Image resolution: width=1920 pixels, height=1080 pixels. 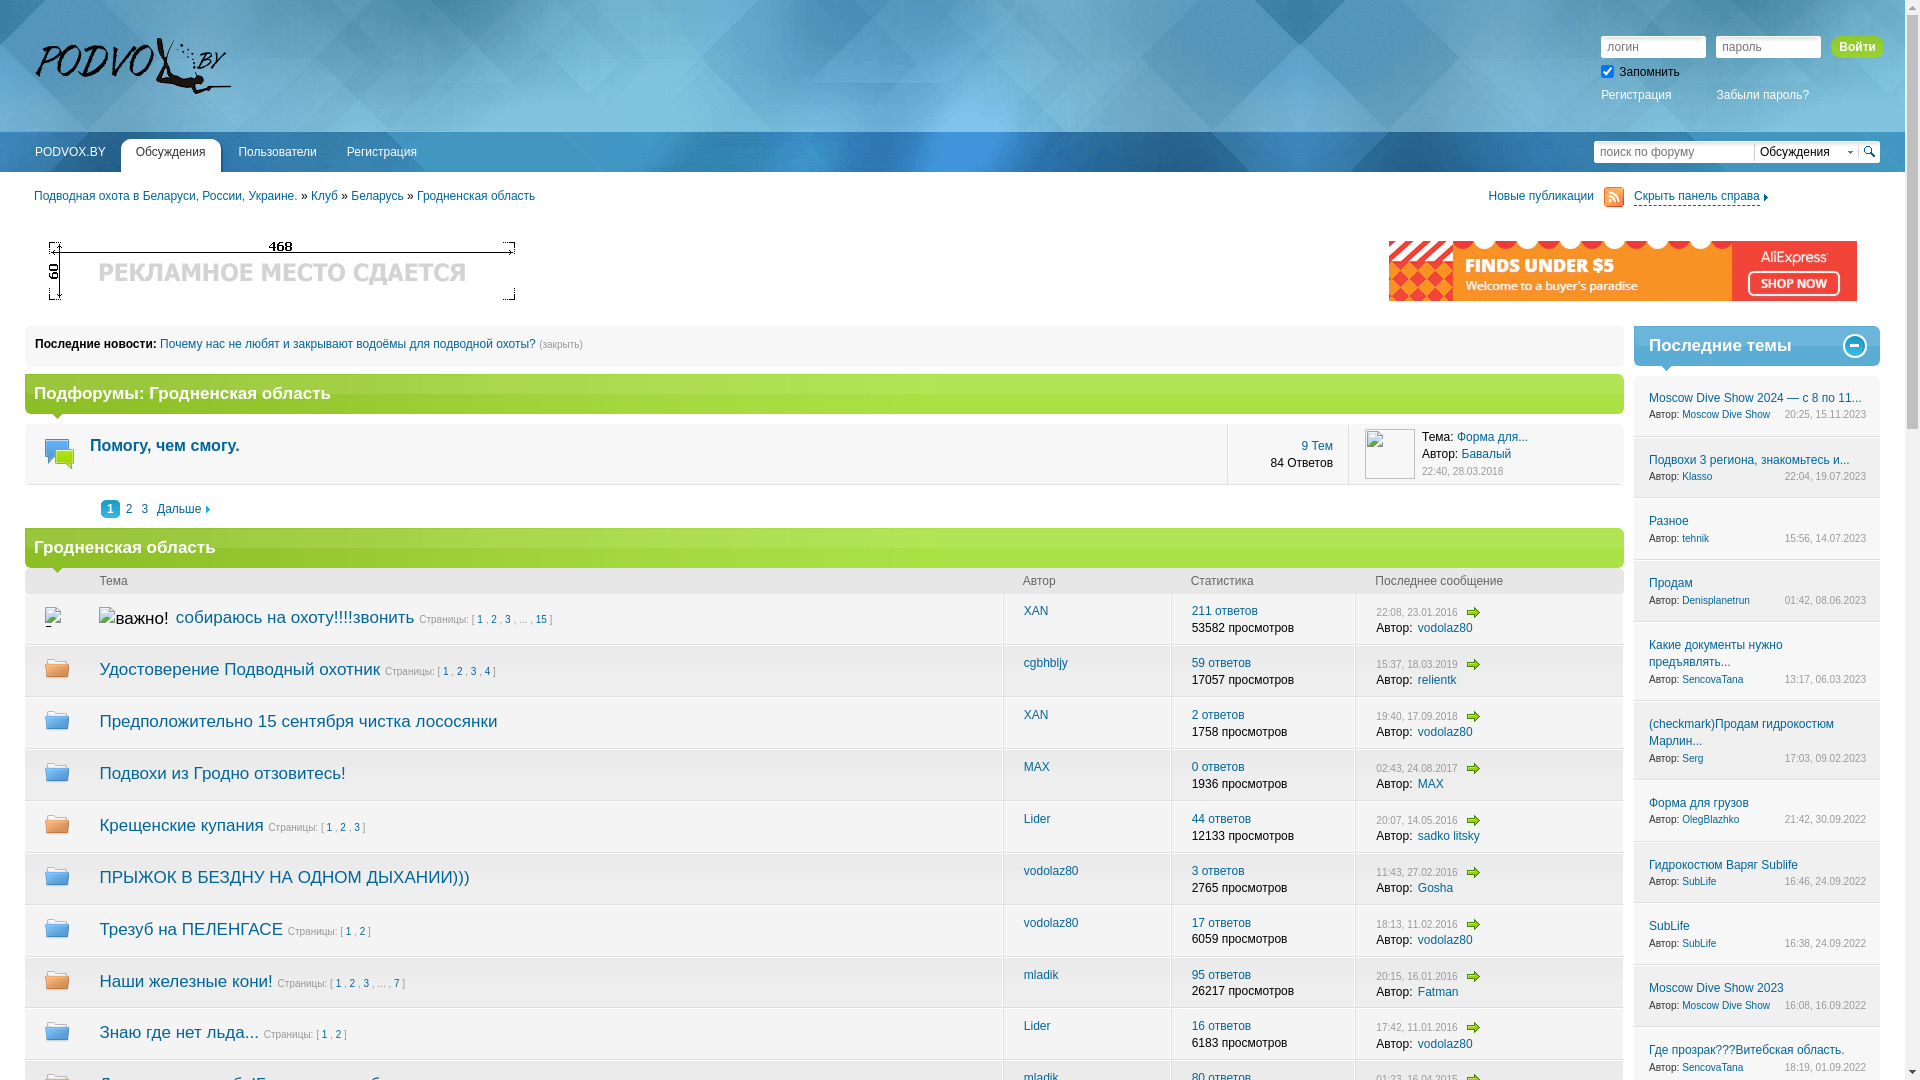 I want to click on 'Gosha', so click(x=1434, y=886).